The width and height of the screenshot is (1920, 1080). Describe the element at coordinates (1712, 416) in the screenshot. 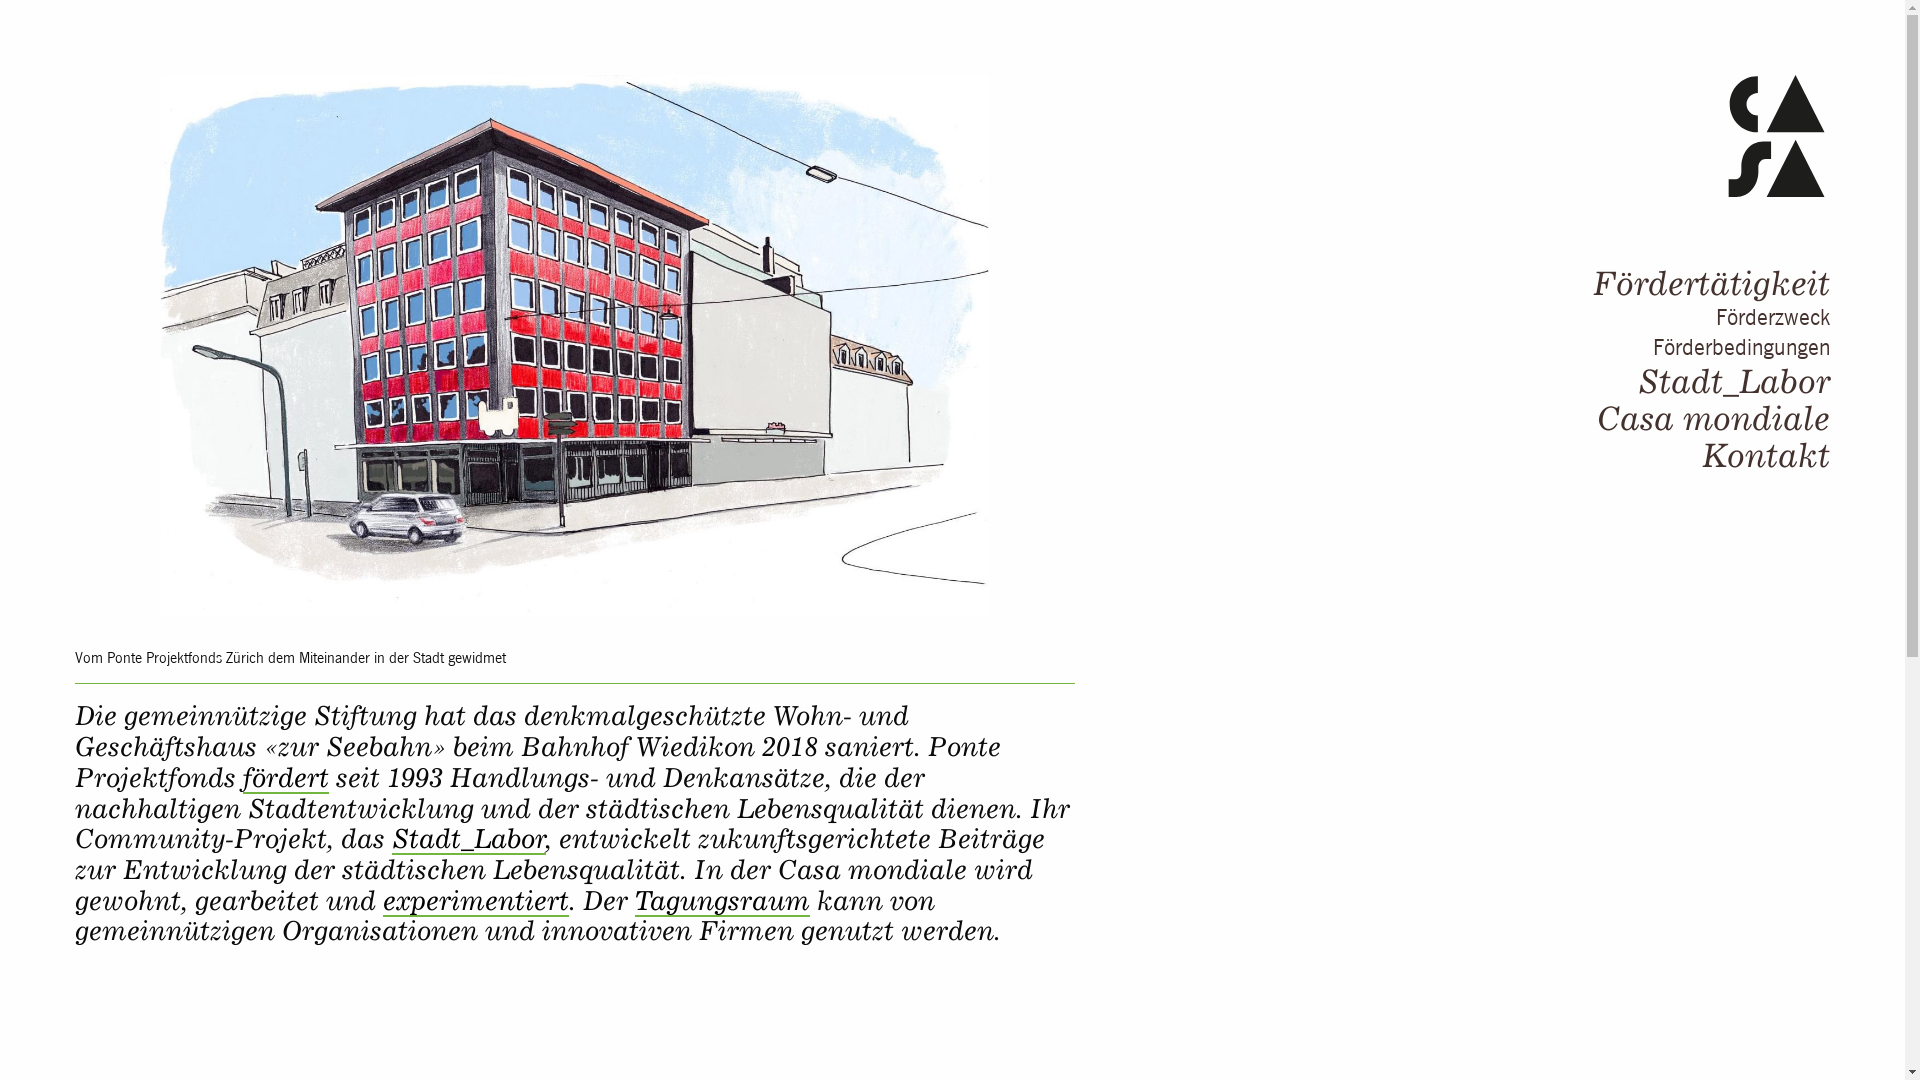

I see `'Casa mondiale'` at that location.